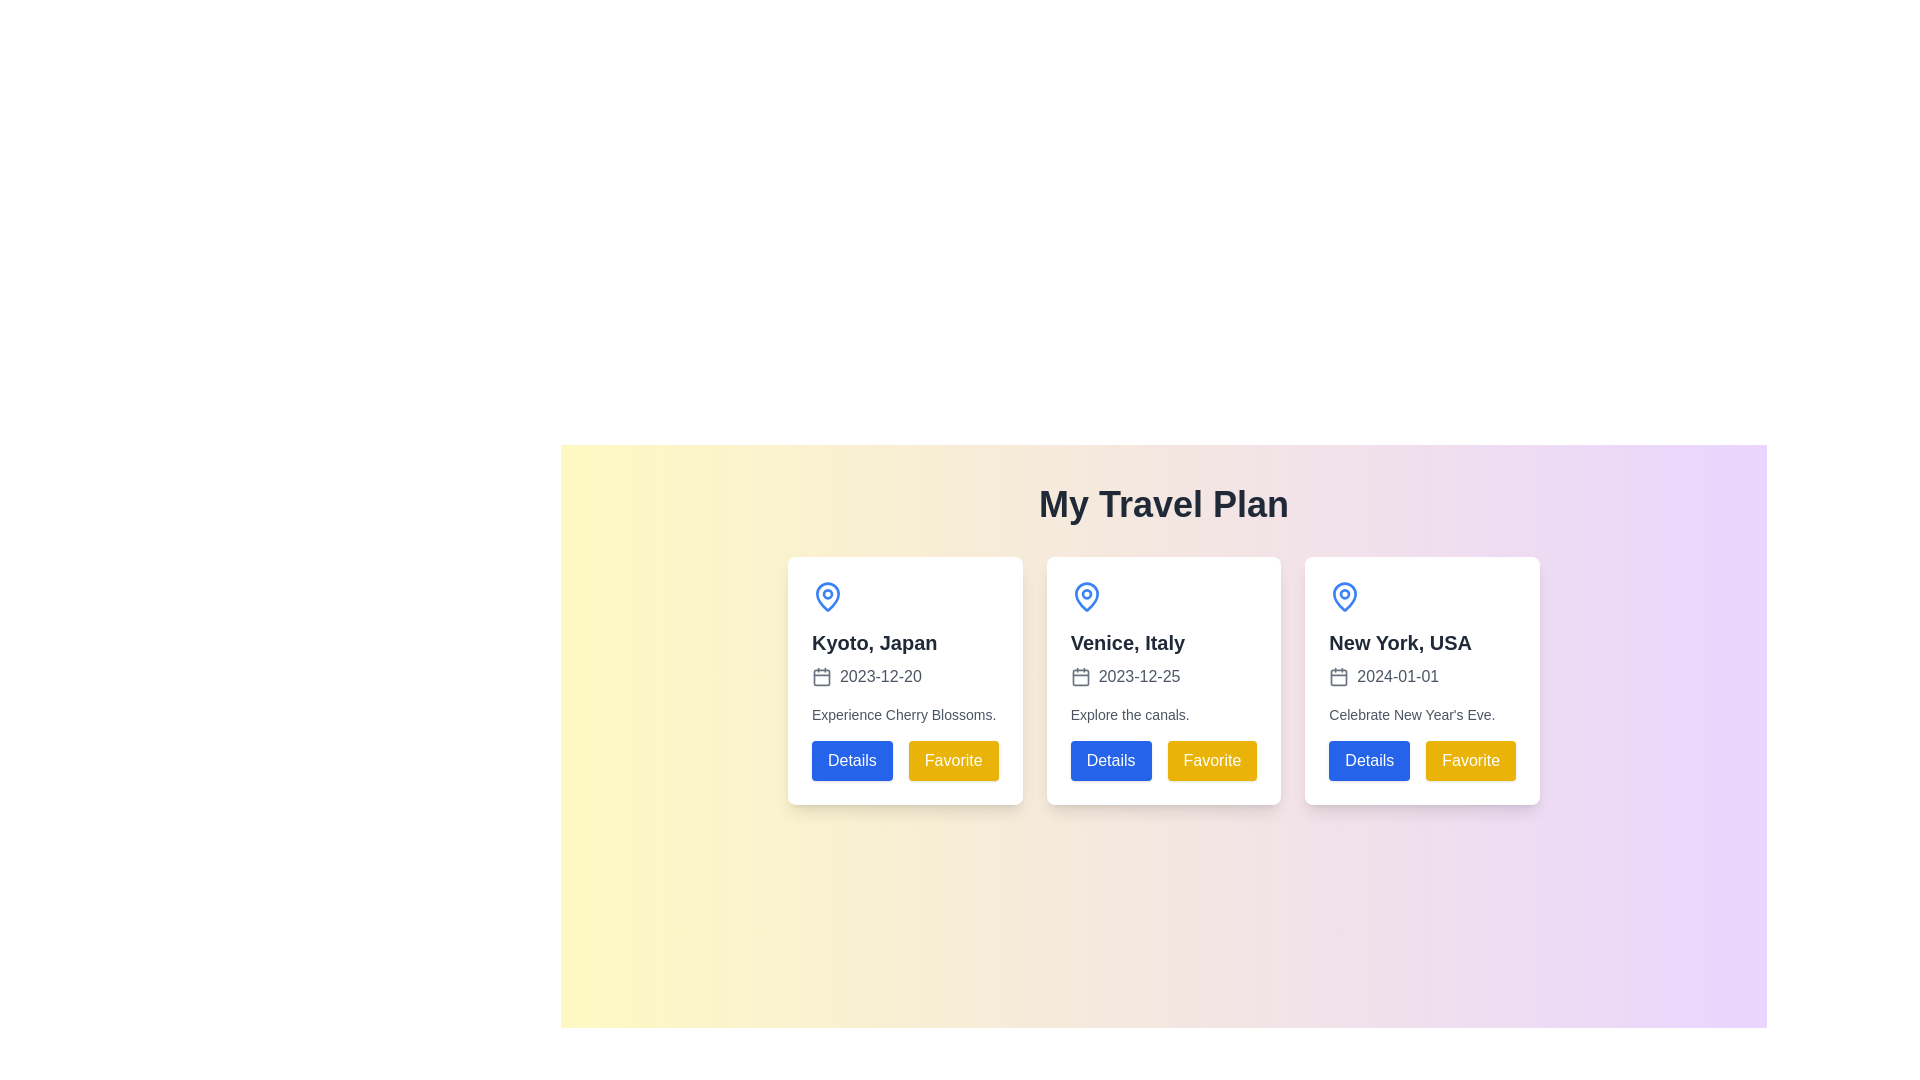 This screenshot has width=1920, height=1080. Describe the element at coordinates (1471, 760) in the screenshot. I see `the 'Favorite' button, which is a vibrant yellow rectangular button with rounded corners` at that location.